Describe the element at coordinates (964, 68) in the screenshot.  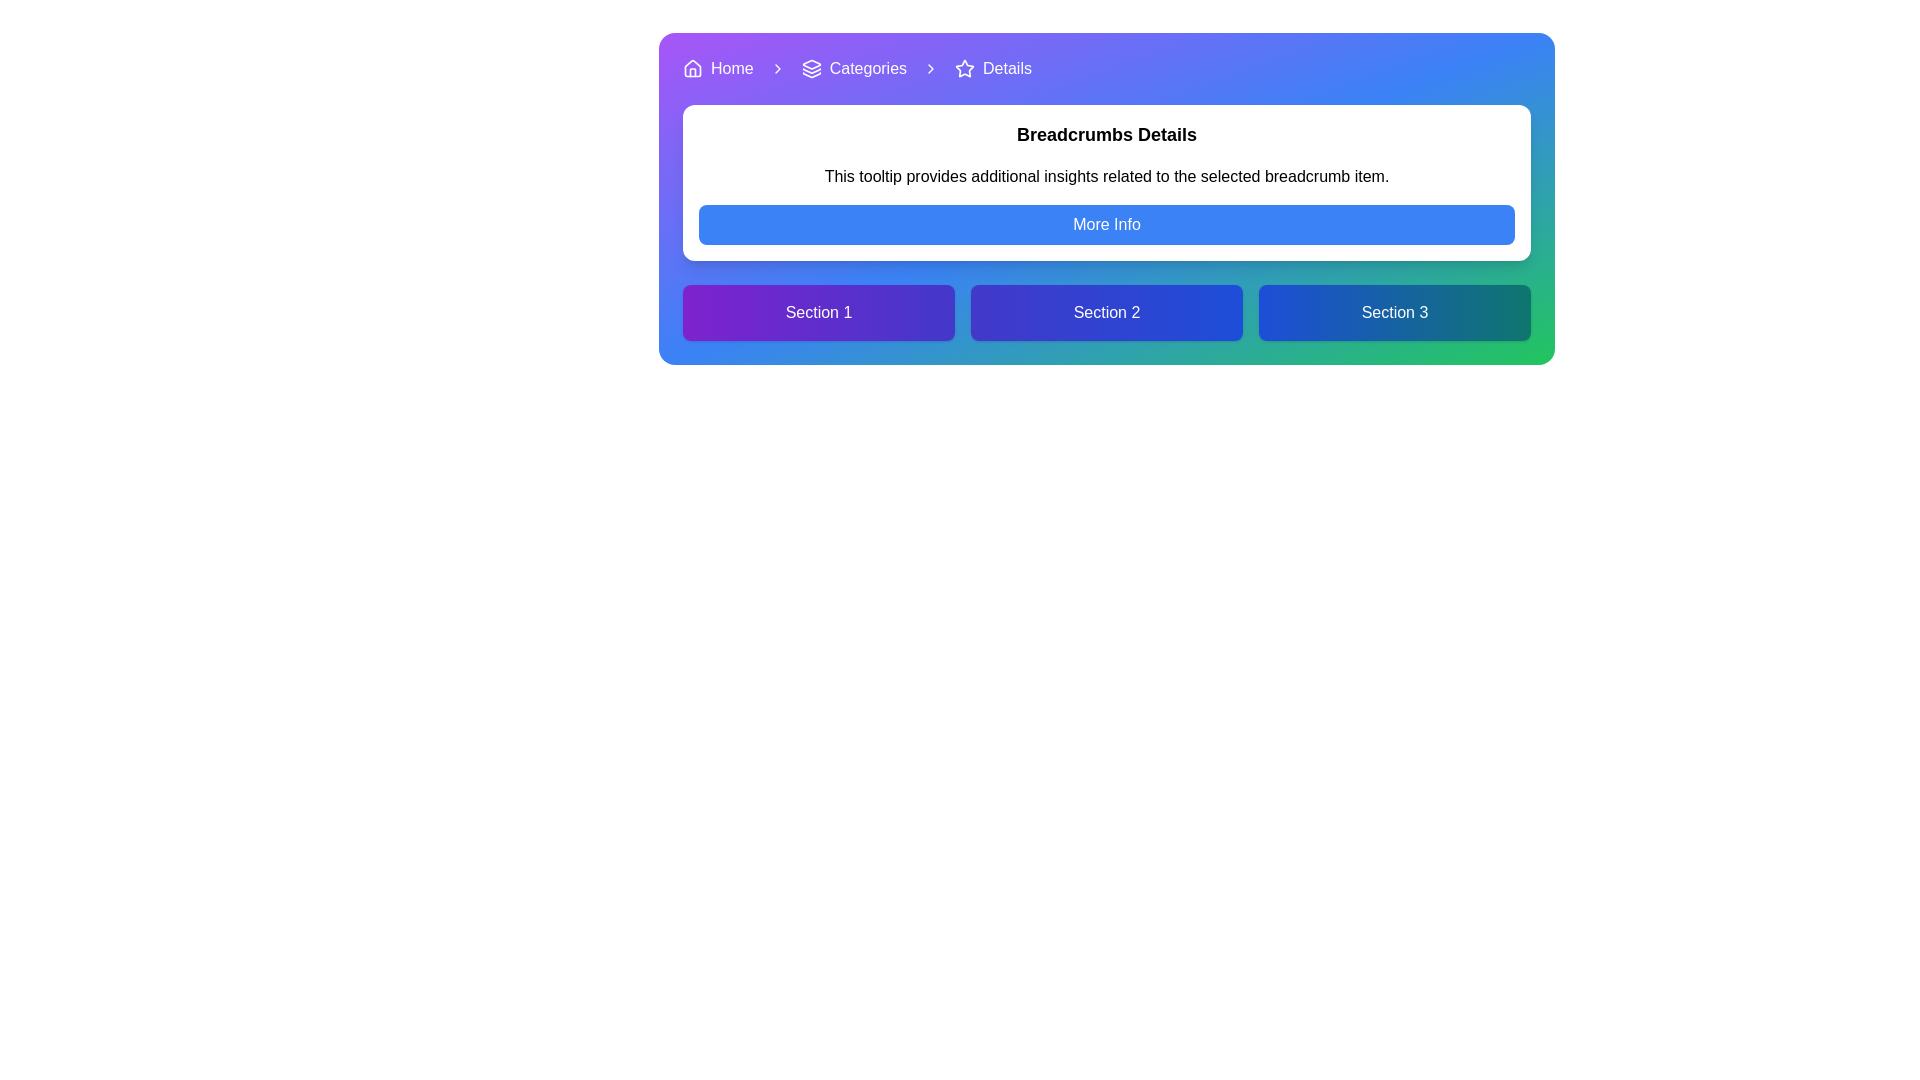
I see `the star-shaped icon located just left of the text 'Details' in the breadcrumb navigation` at that location.